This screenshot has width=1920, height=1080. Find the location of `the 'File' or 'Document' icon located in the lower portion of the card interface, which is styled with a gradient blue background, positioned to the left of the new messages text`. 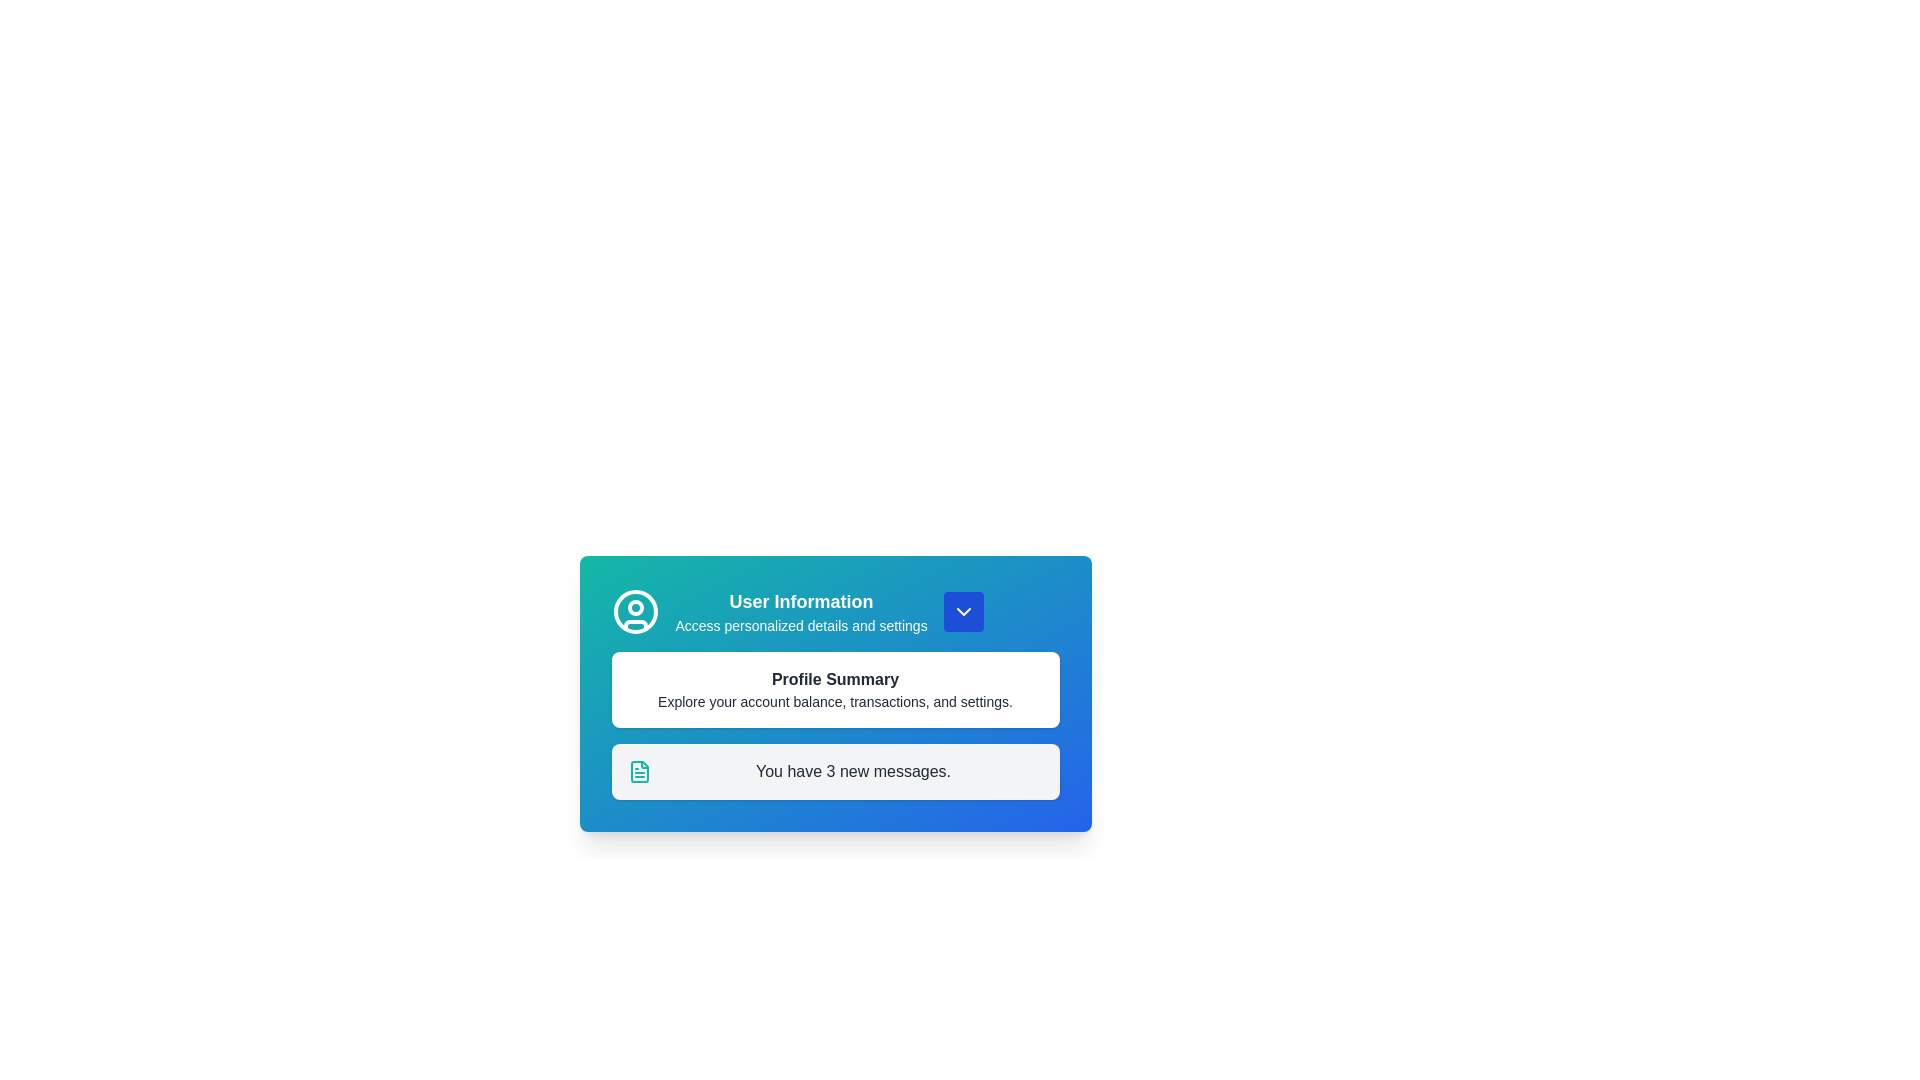

the 'File' or 'Document' icon located in the lower portion of the card interface, which is styled with a gradient blue background, positioned to the left of the new messages text is located at coordinates (638, 770).